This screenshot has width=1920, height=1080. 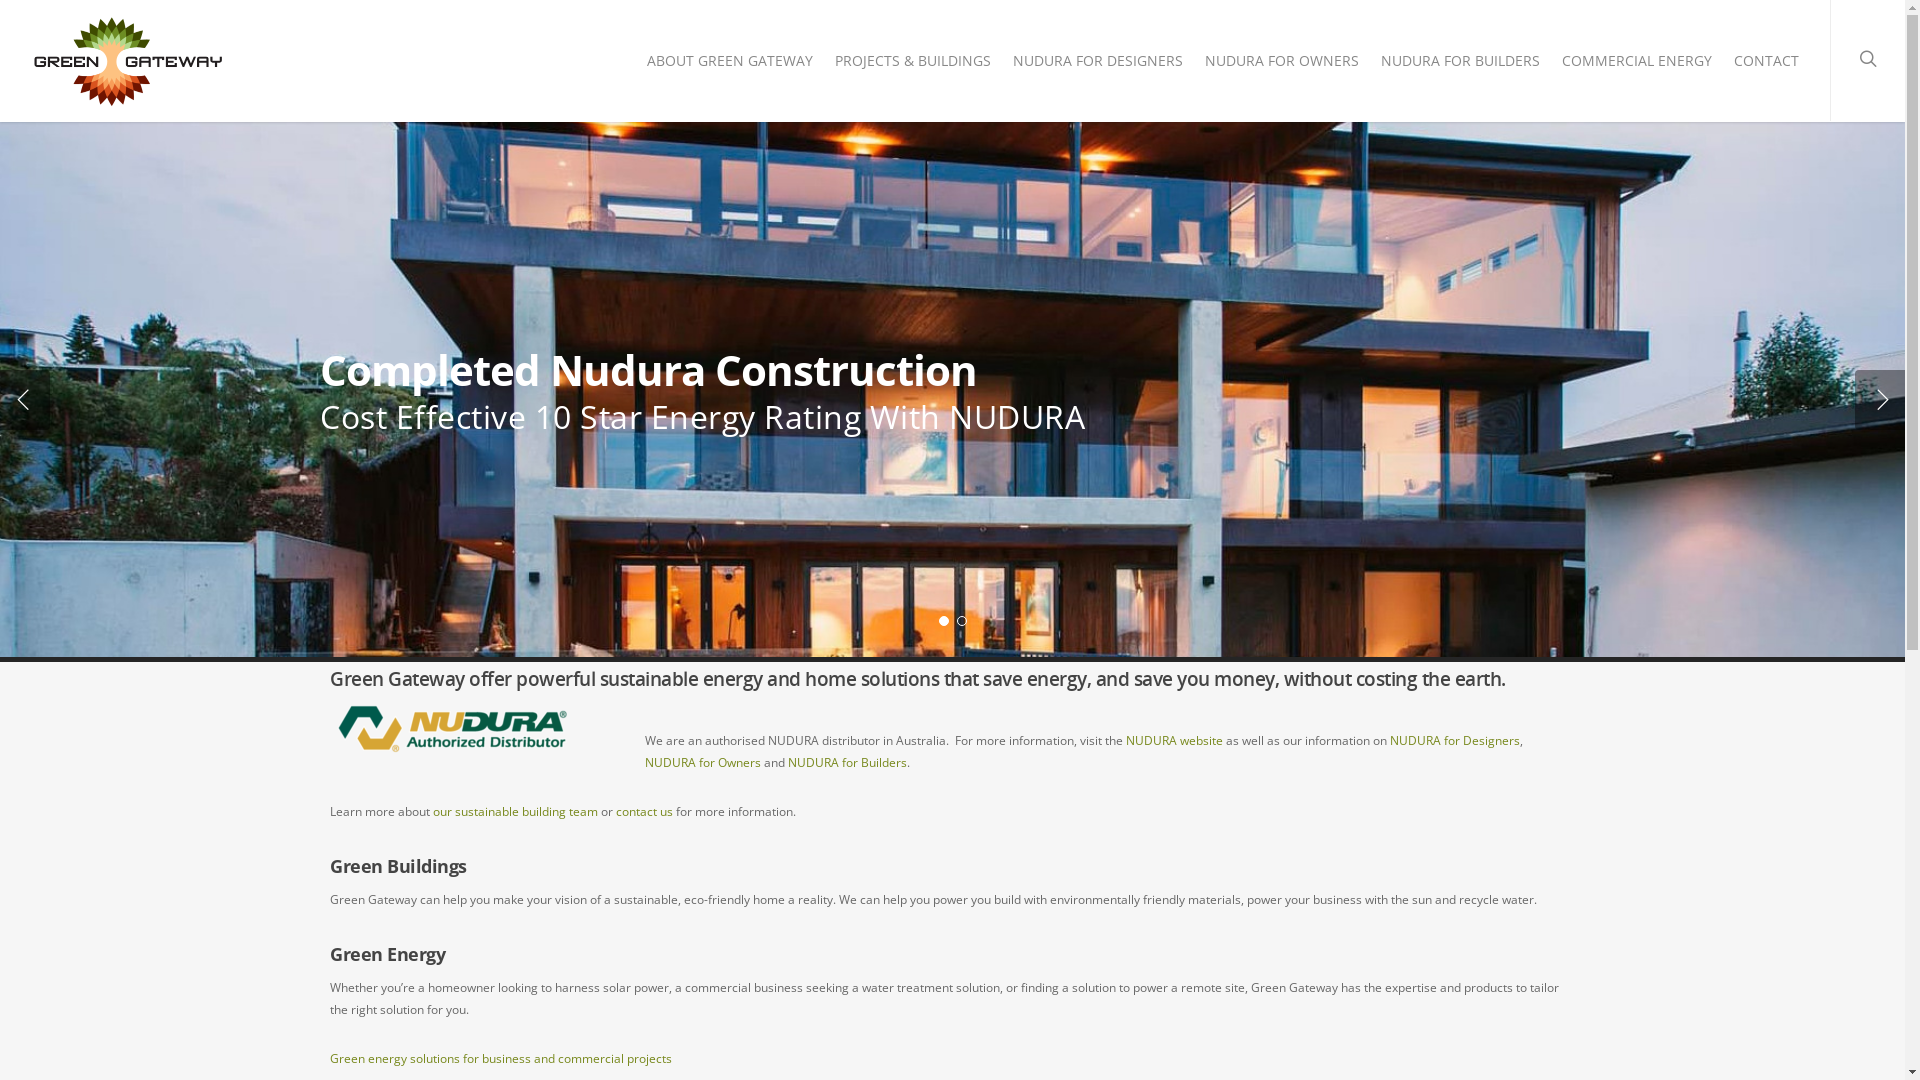 I want to click on 'NUDURA for Designers', so click(x=1389, y=740).